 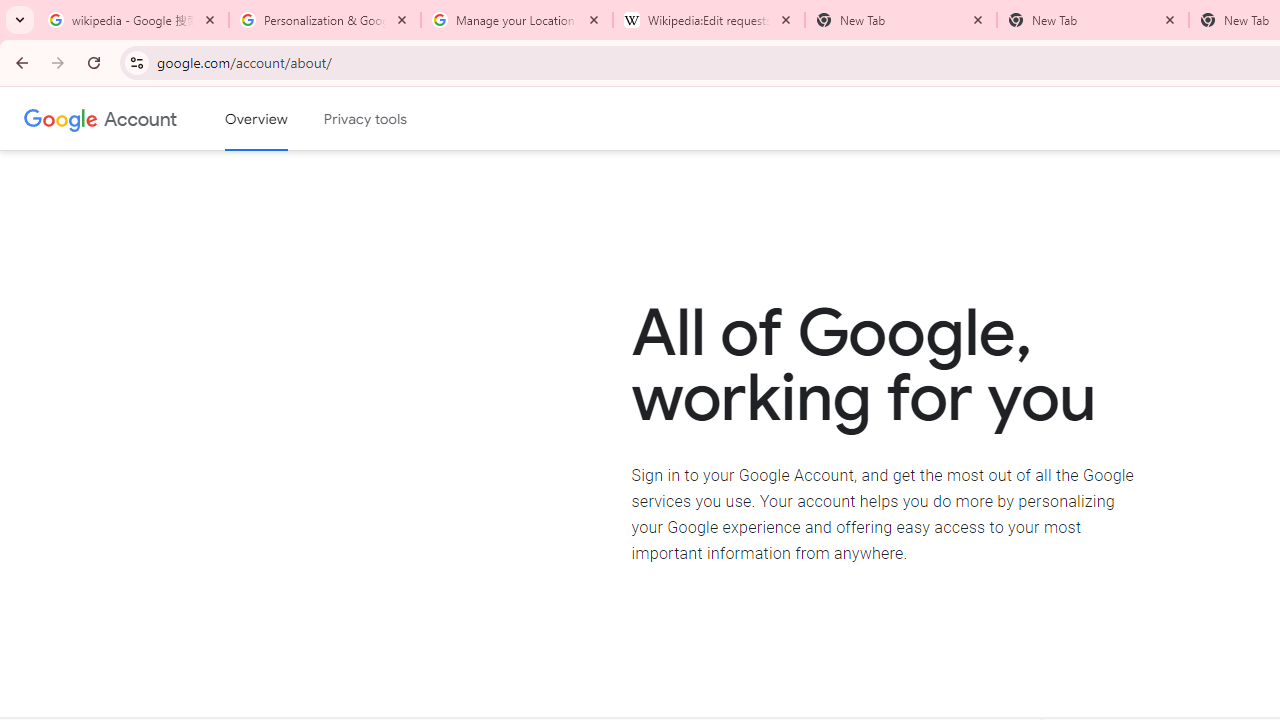 What do you see at coordinates (709, 20) in the screenshot?
I see `'Wikipedia:Edit requests - Wikipedia'` at bounding box center [709, 20].